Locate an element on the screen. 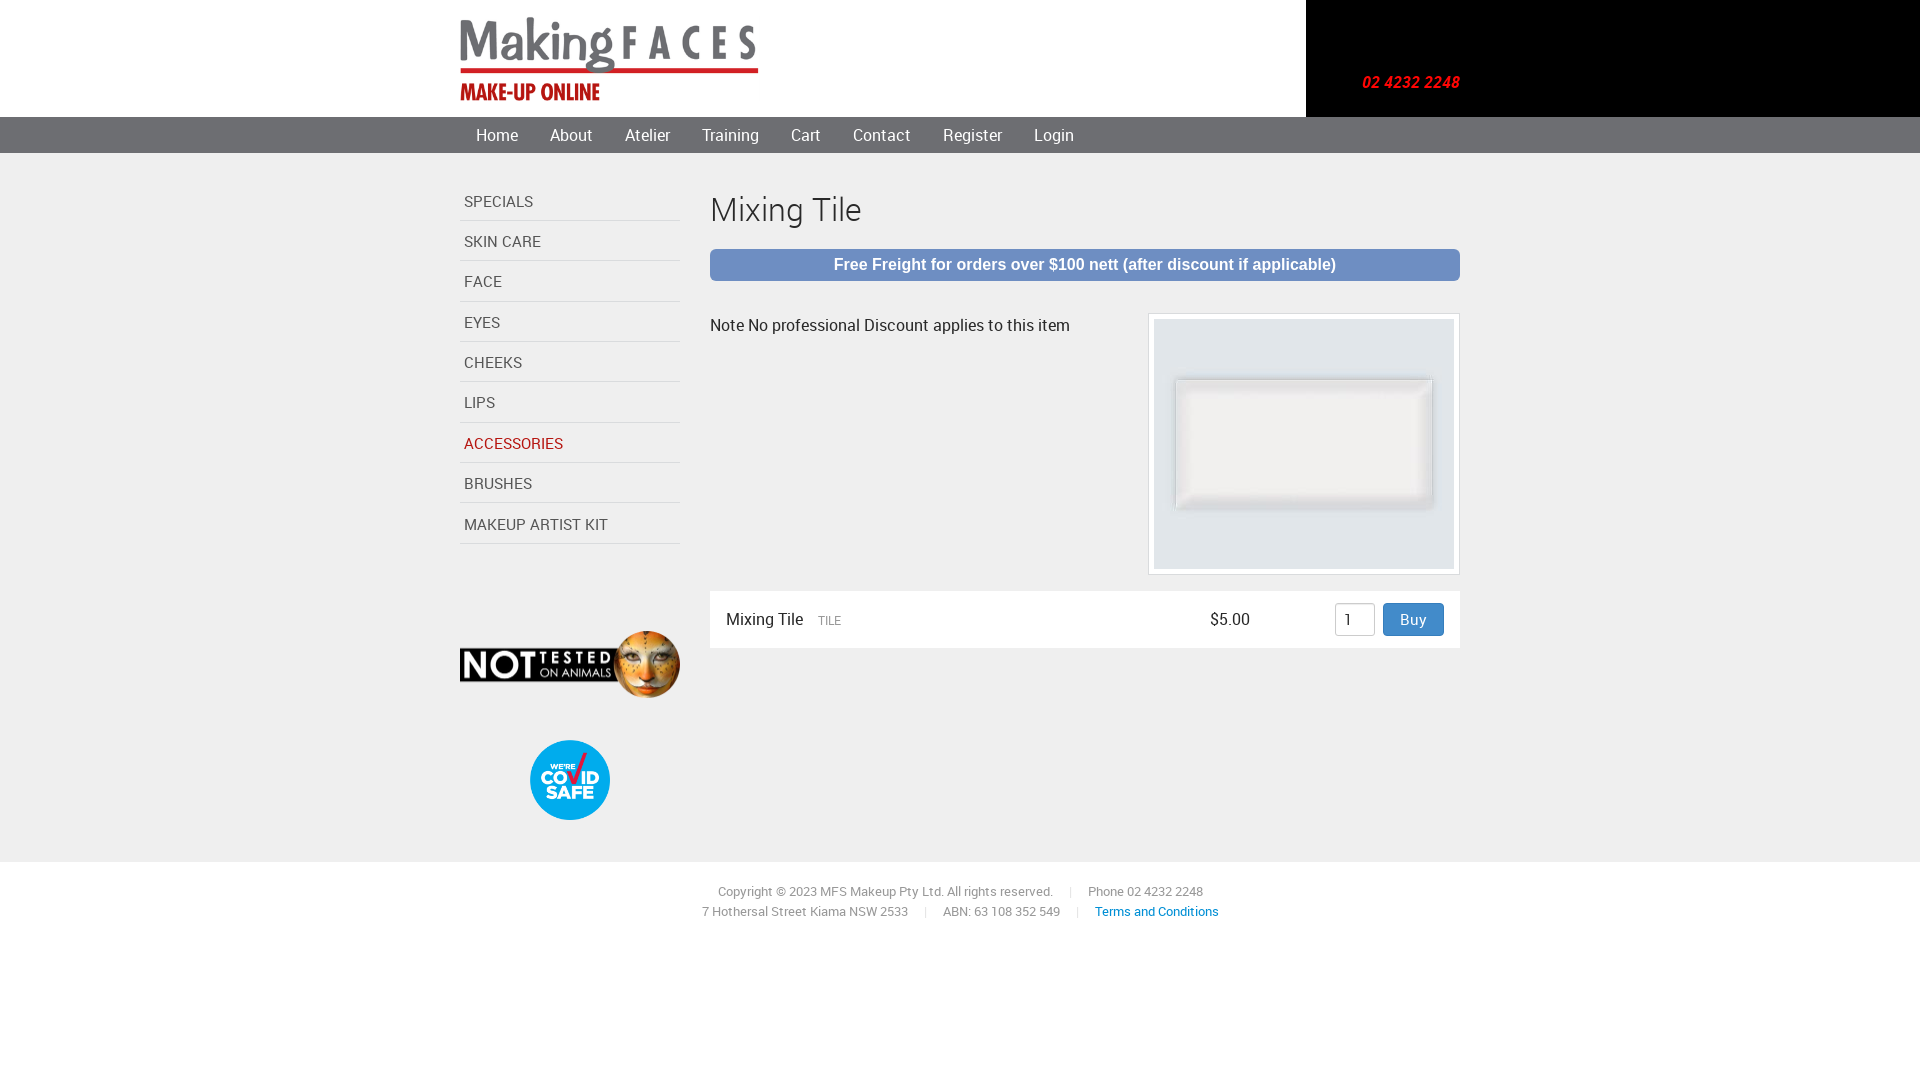 The image size is (1920, 1080). 'BRUSHES' is located at coordinates (569, 486).